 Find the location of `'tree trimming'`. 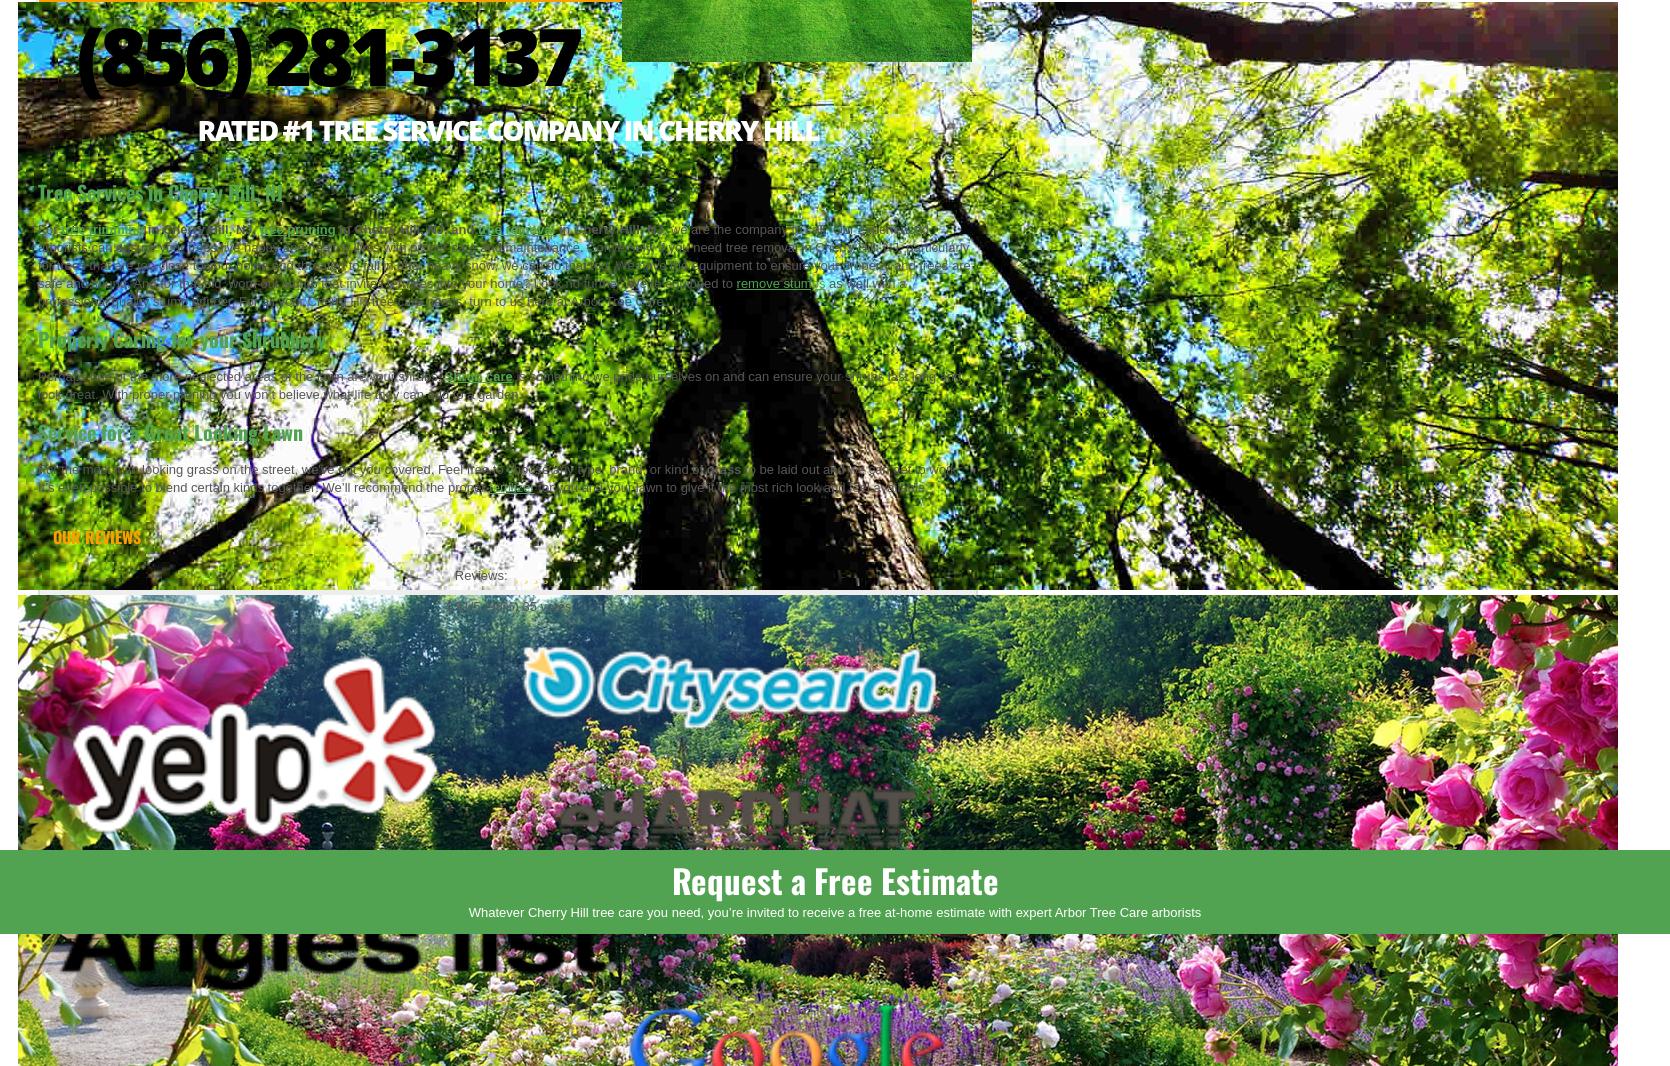

'tree trimming' is located at coordinates (60, 227).